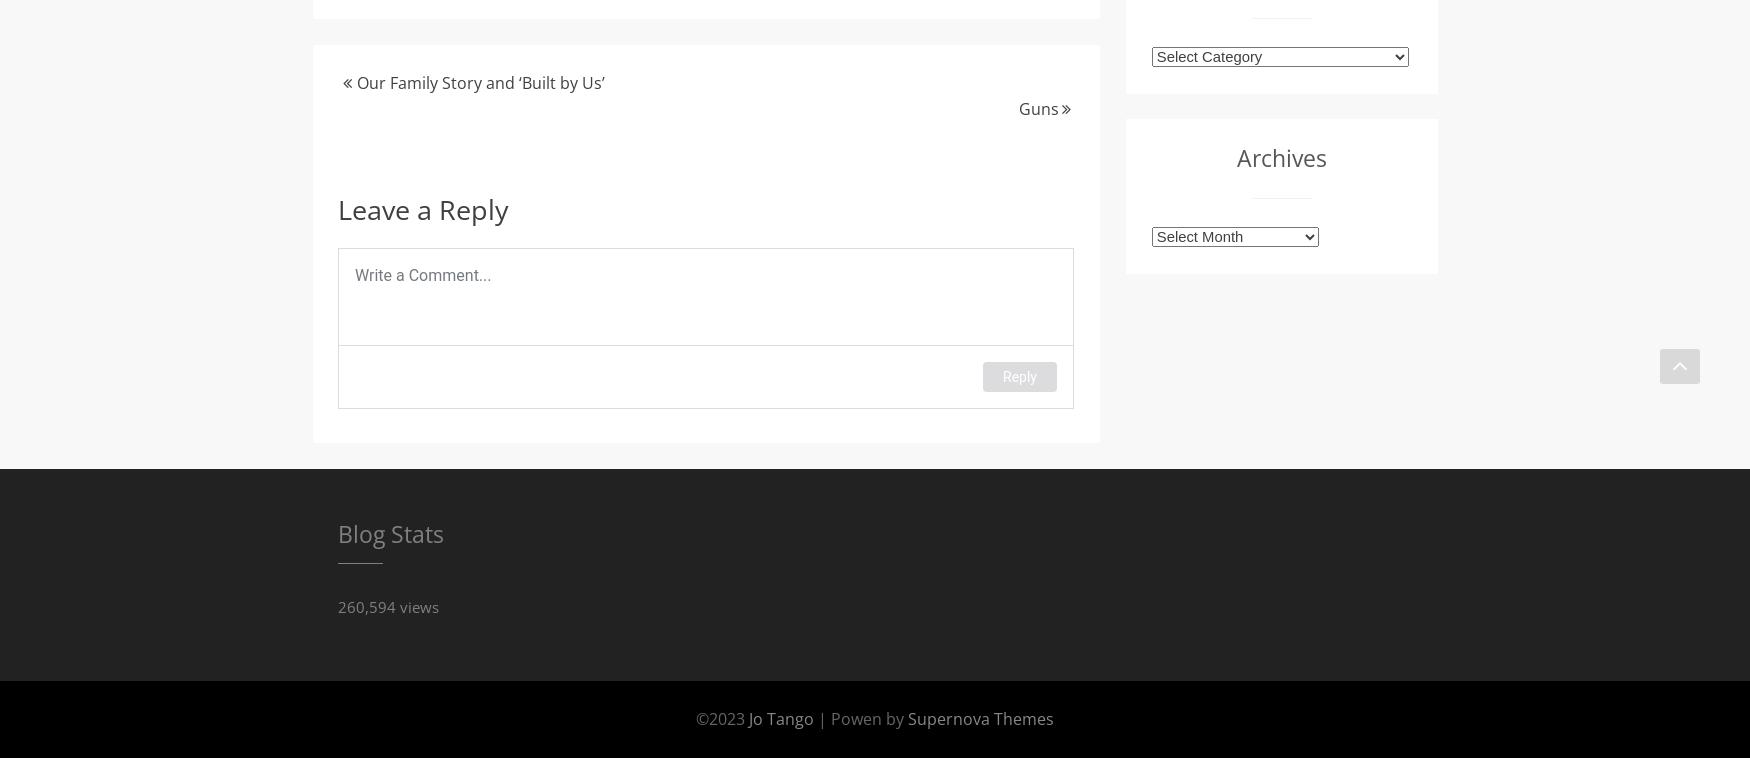  I want to click on '|', so click(822, 717).